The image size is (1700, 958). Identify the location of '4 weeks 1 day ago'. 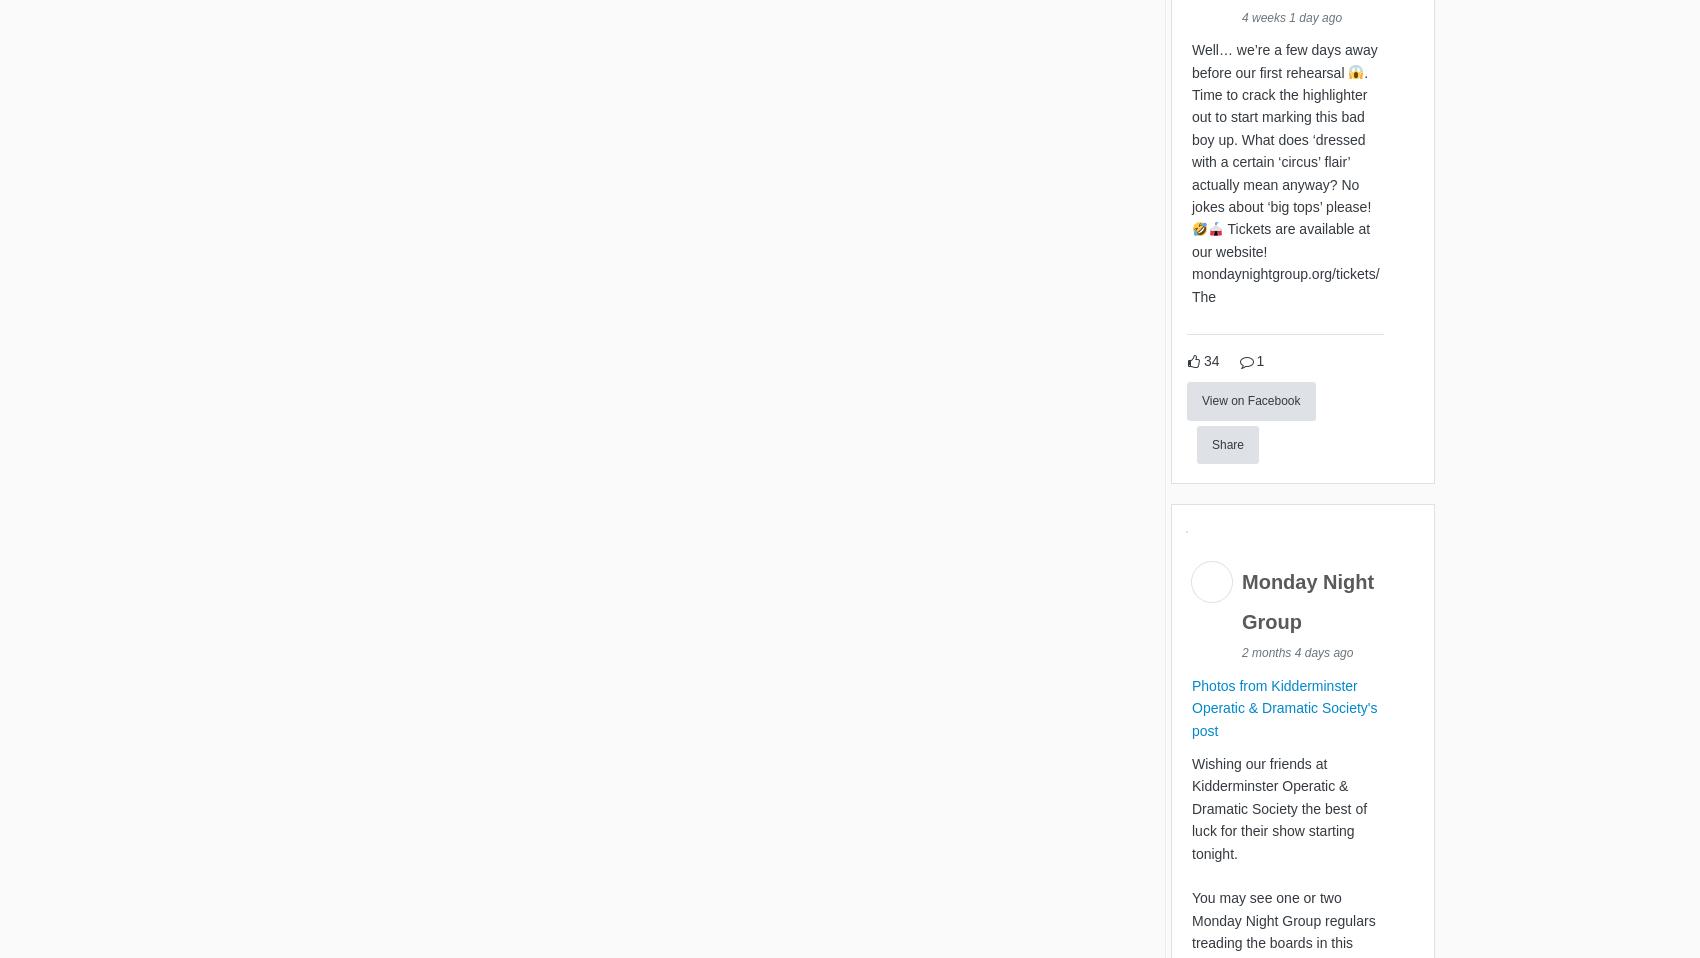
(1241, 19).